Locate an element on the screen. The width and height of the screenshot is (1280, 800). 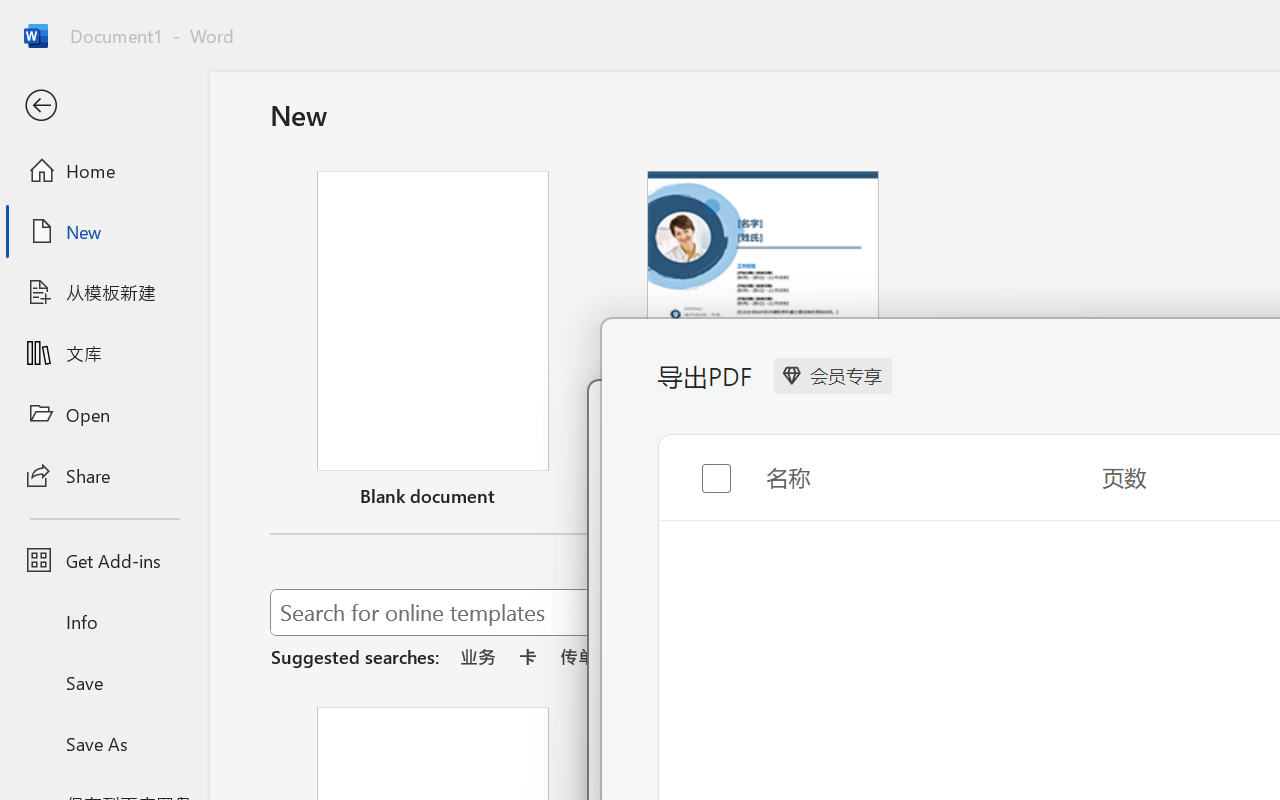
'Toggle selection for all items' is located at coordinates (700, 472).